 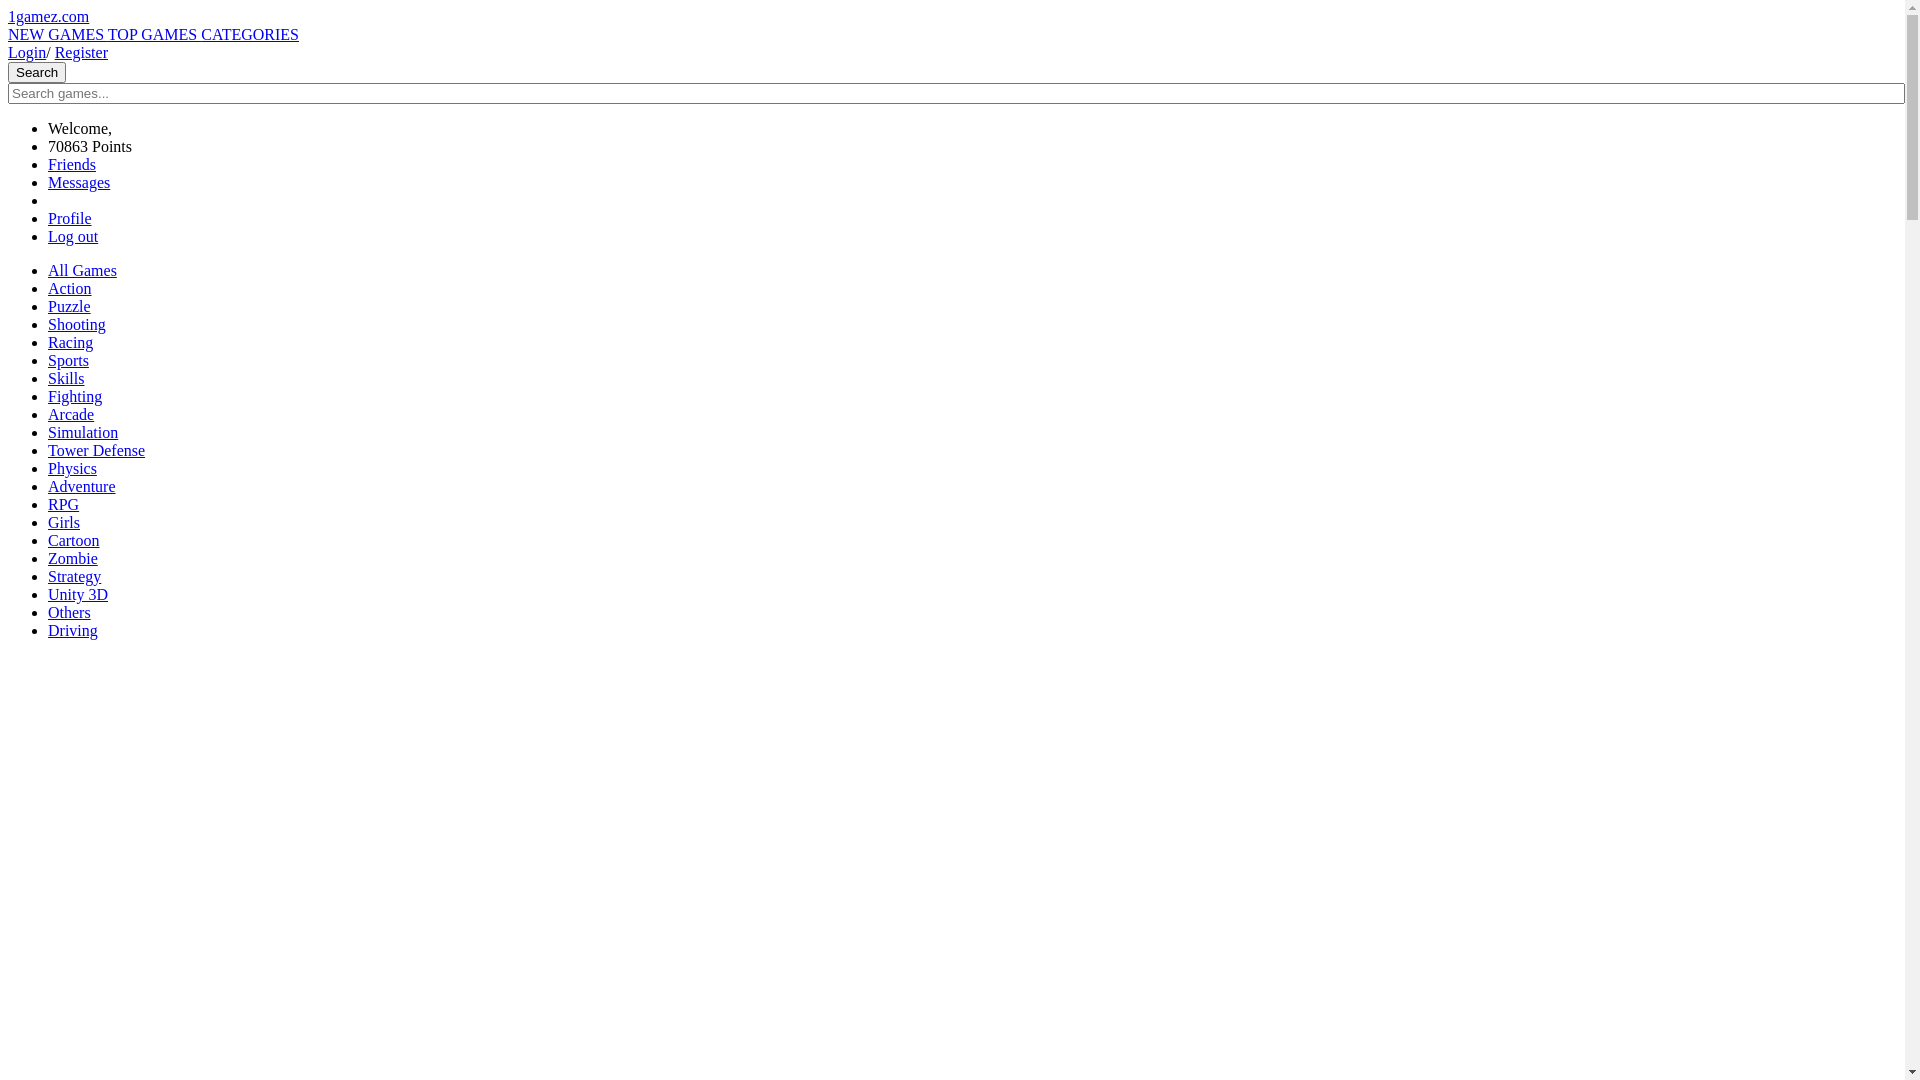 I want to click on 'Driving', so click(x=48, y=630).